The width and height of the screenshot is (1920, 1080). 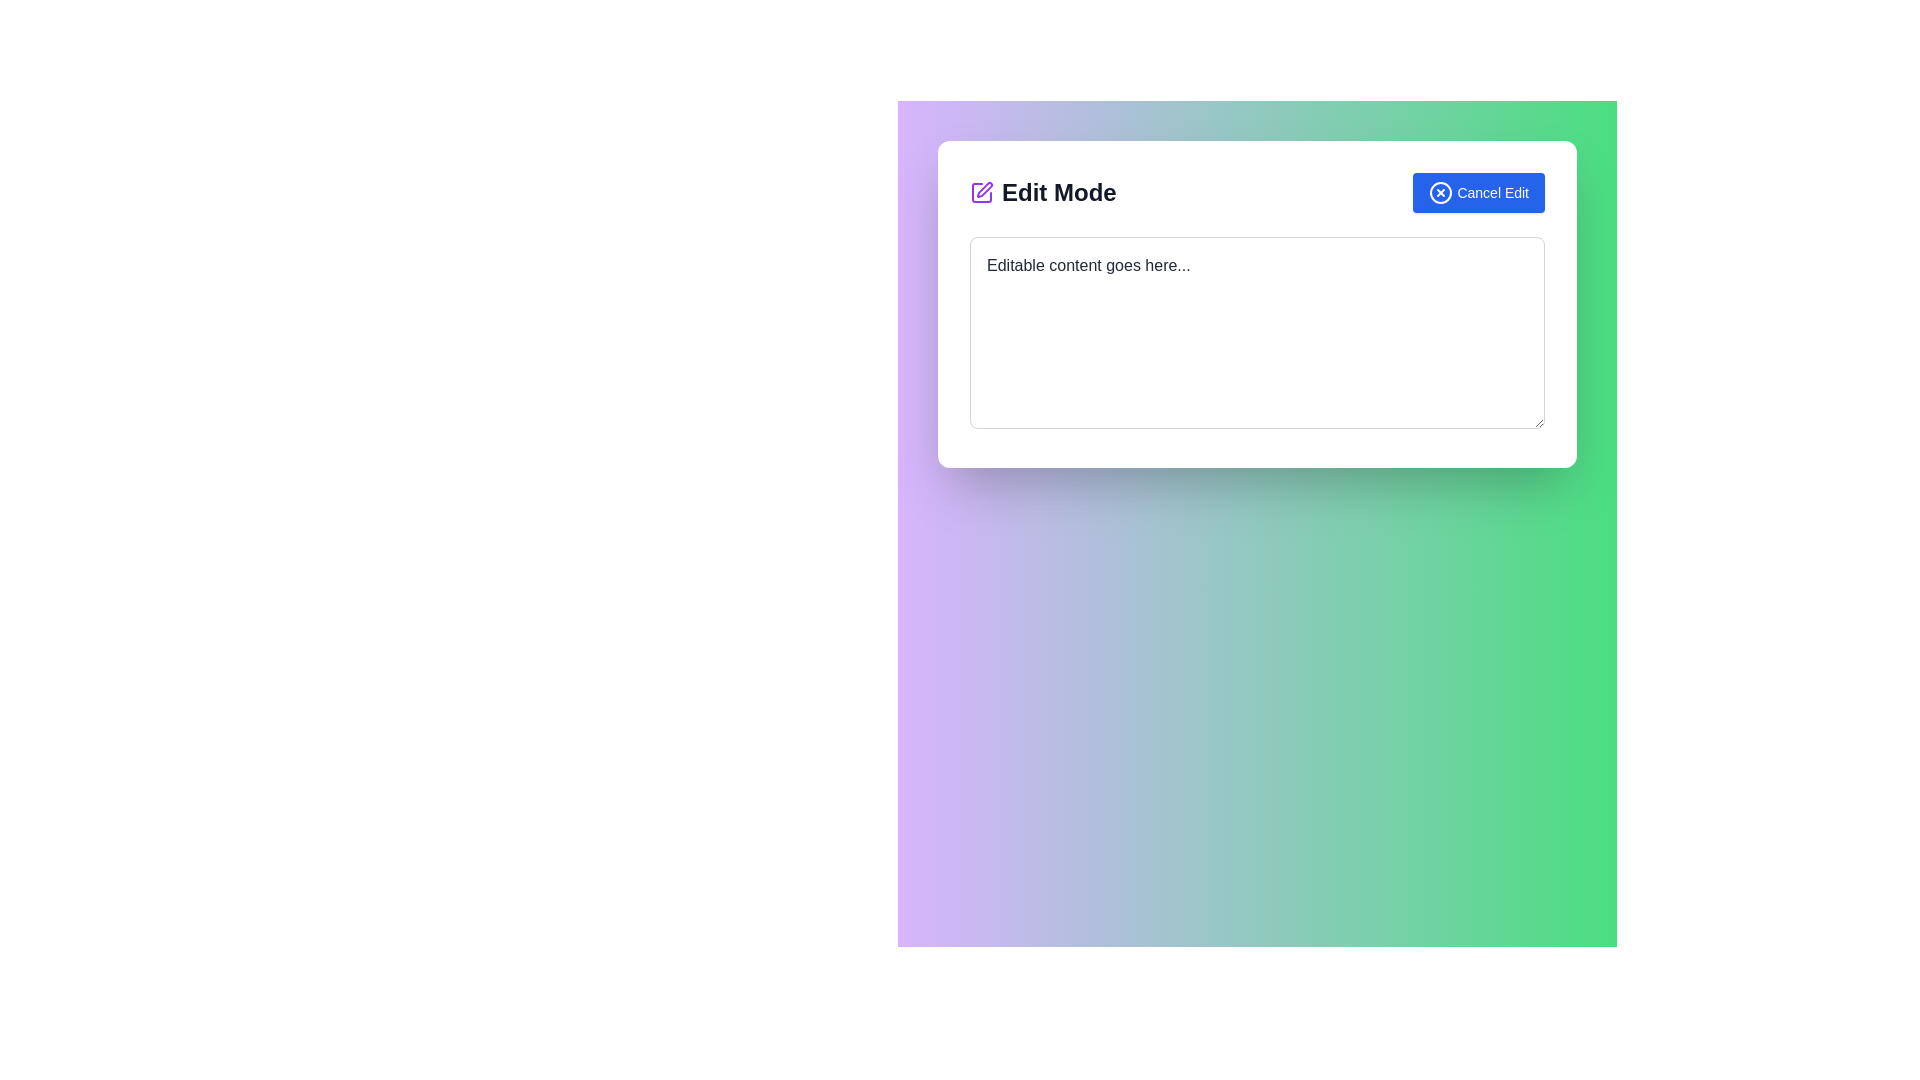 I want to click on the close or cancel icon located within the 'Cancel Edit' button at the top-right corner of the modal, which indicates the cancel functionality, so click(x=1441, y=192).